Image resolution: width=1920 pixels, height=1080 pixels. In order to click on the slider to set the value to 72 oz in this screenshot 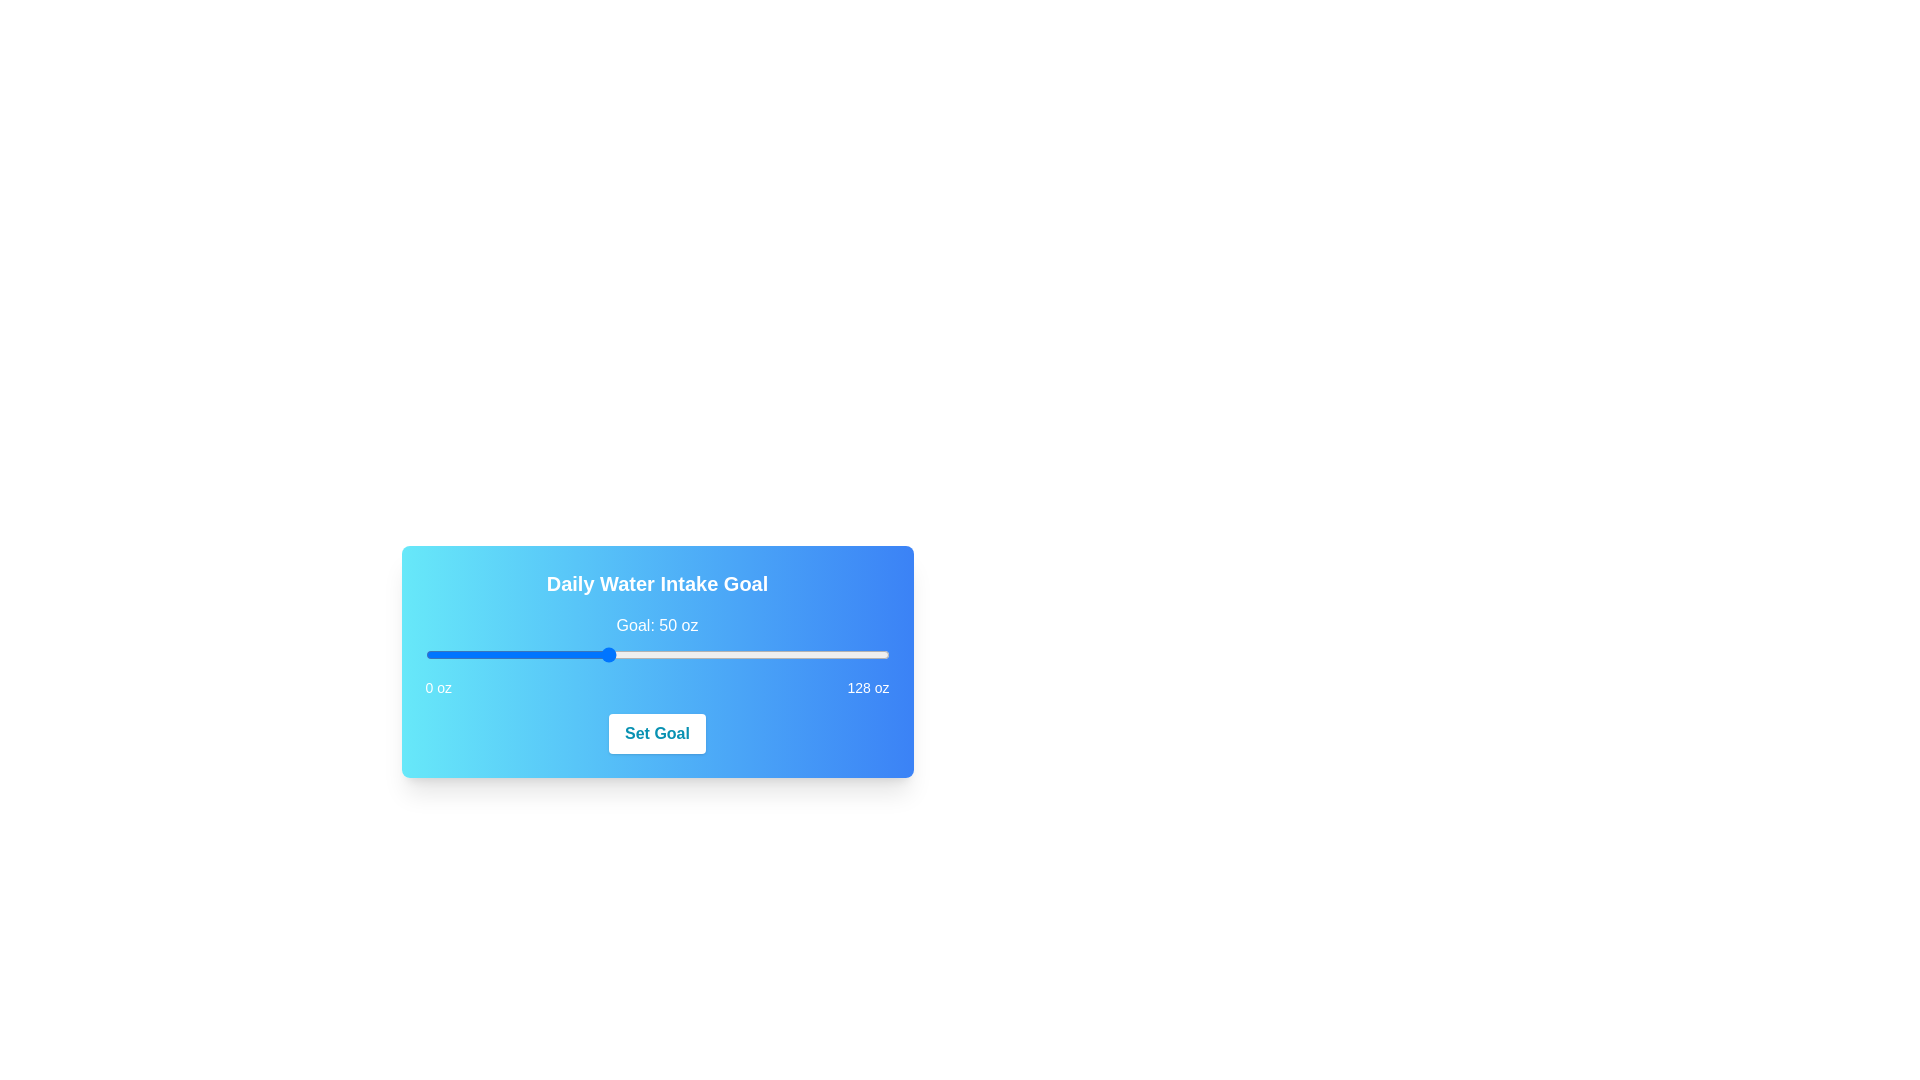, I will do `click(686, 655)`.